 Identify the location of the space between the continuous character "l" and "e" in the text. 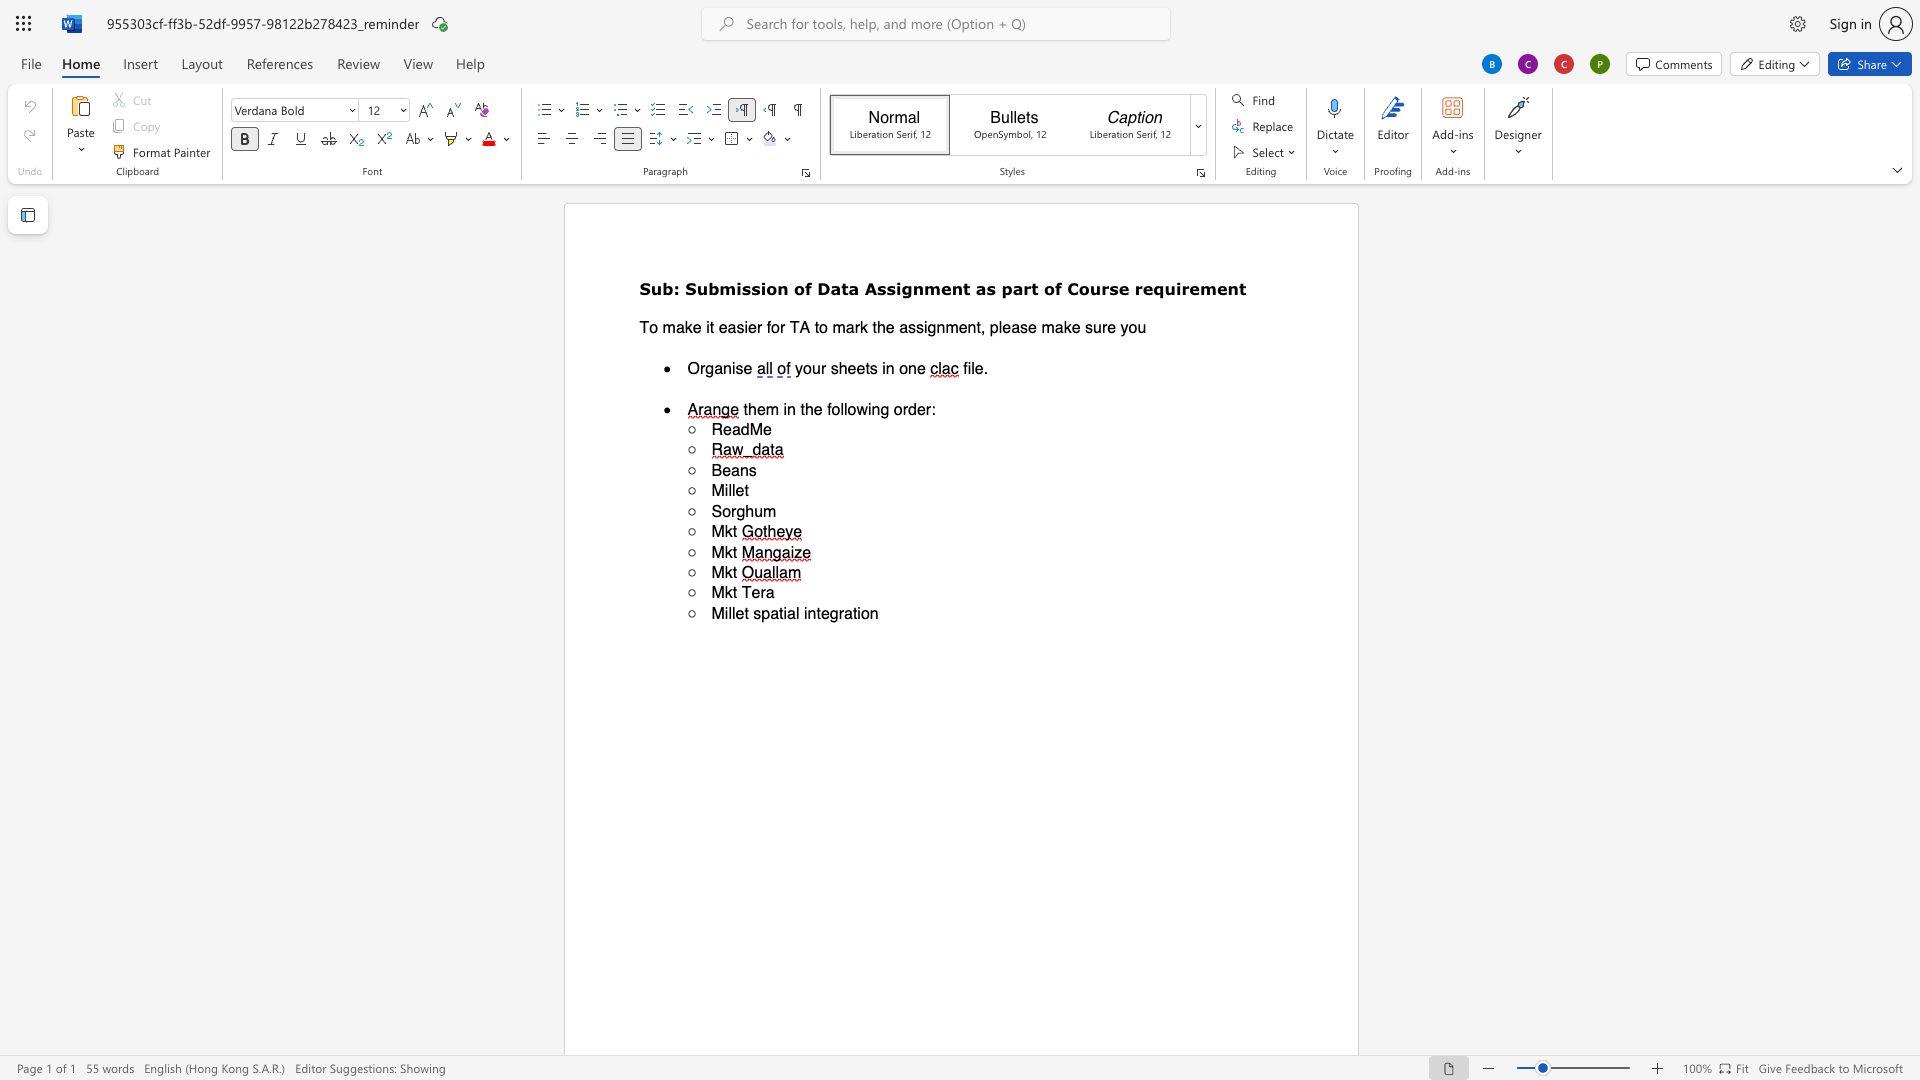
(735, 612).